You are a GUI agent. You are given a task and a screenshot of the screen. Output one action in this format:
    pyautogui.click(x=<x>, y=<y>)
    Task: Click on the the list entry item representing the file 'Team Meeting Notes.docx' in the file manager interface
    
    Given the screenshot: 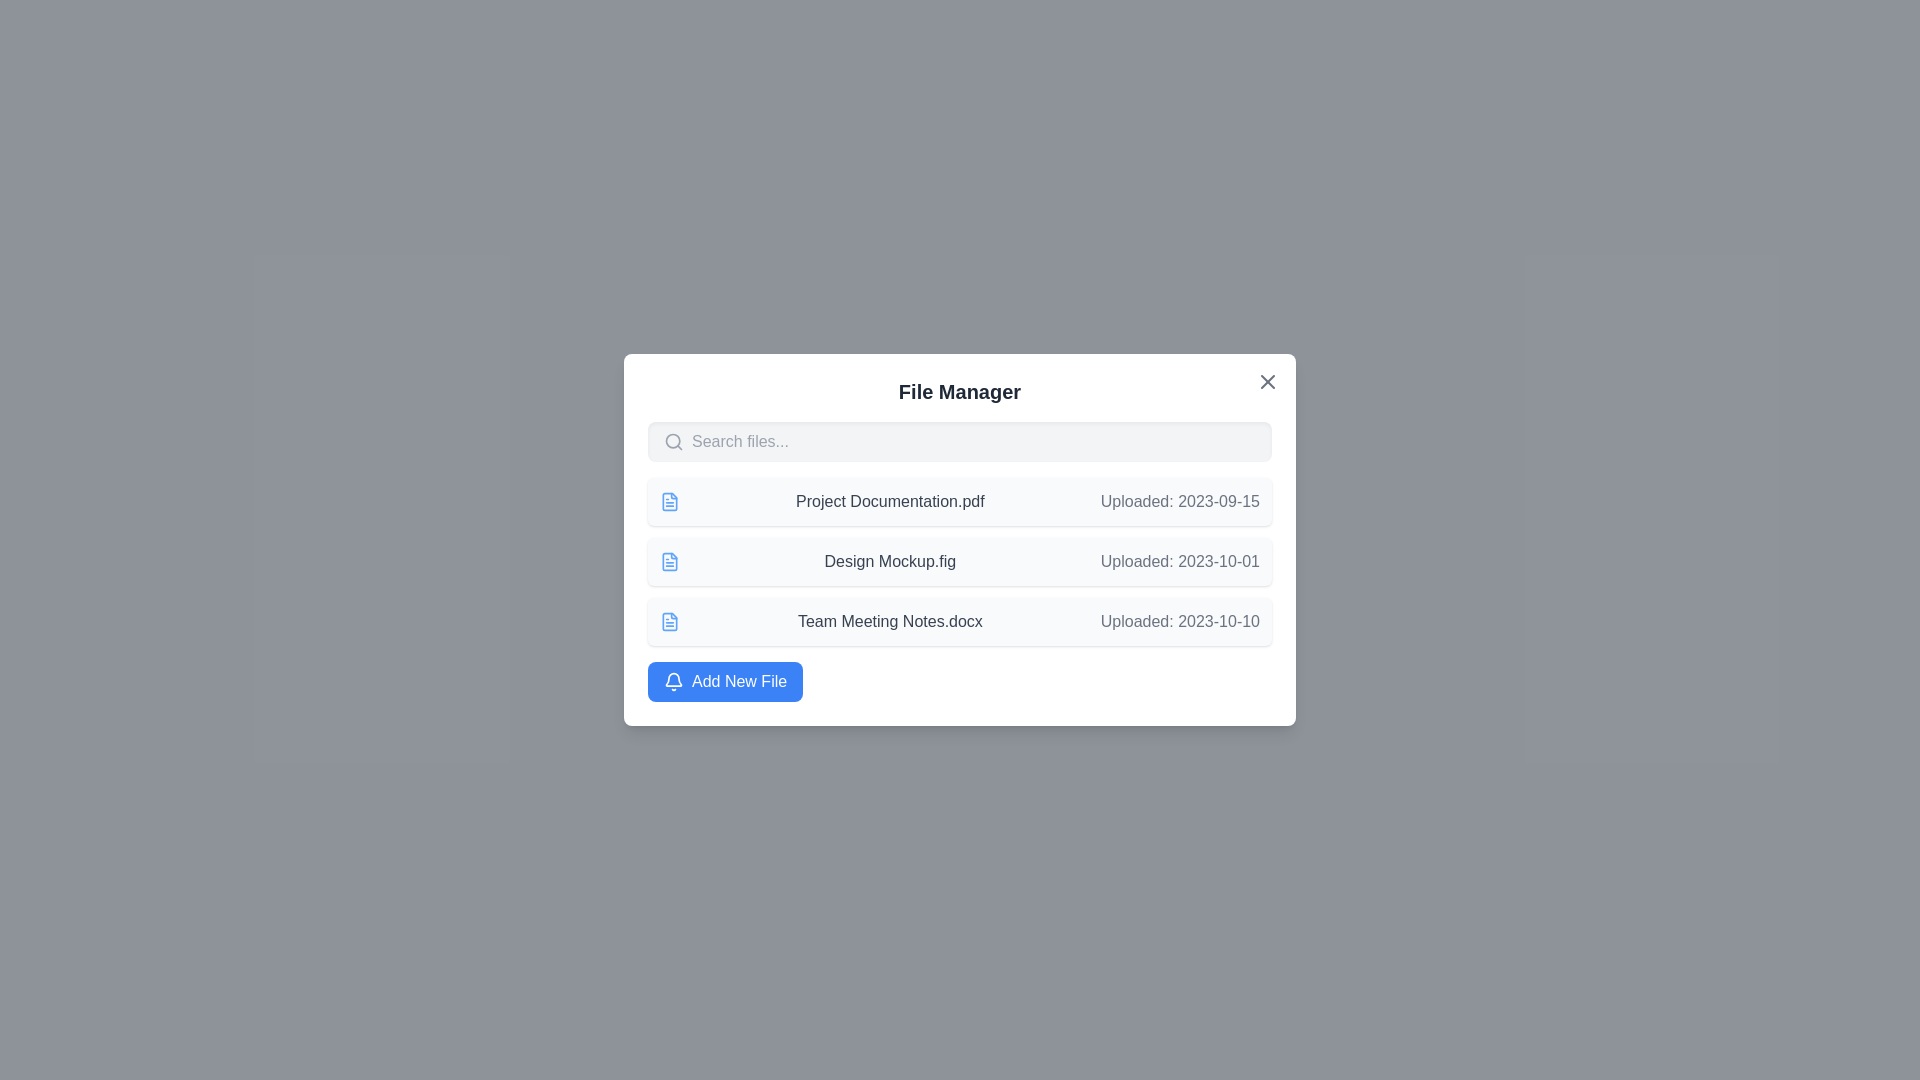 What is the action you would take?
    pyautogui.click(x=960, y=620)
    